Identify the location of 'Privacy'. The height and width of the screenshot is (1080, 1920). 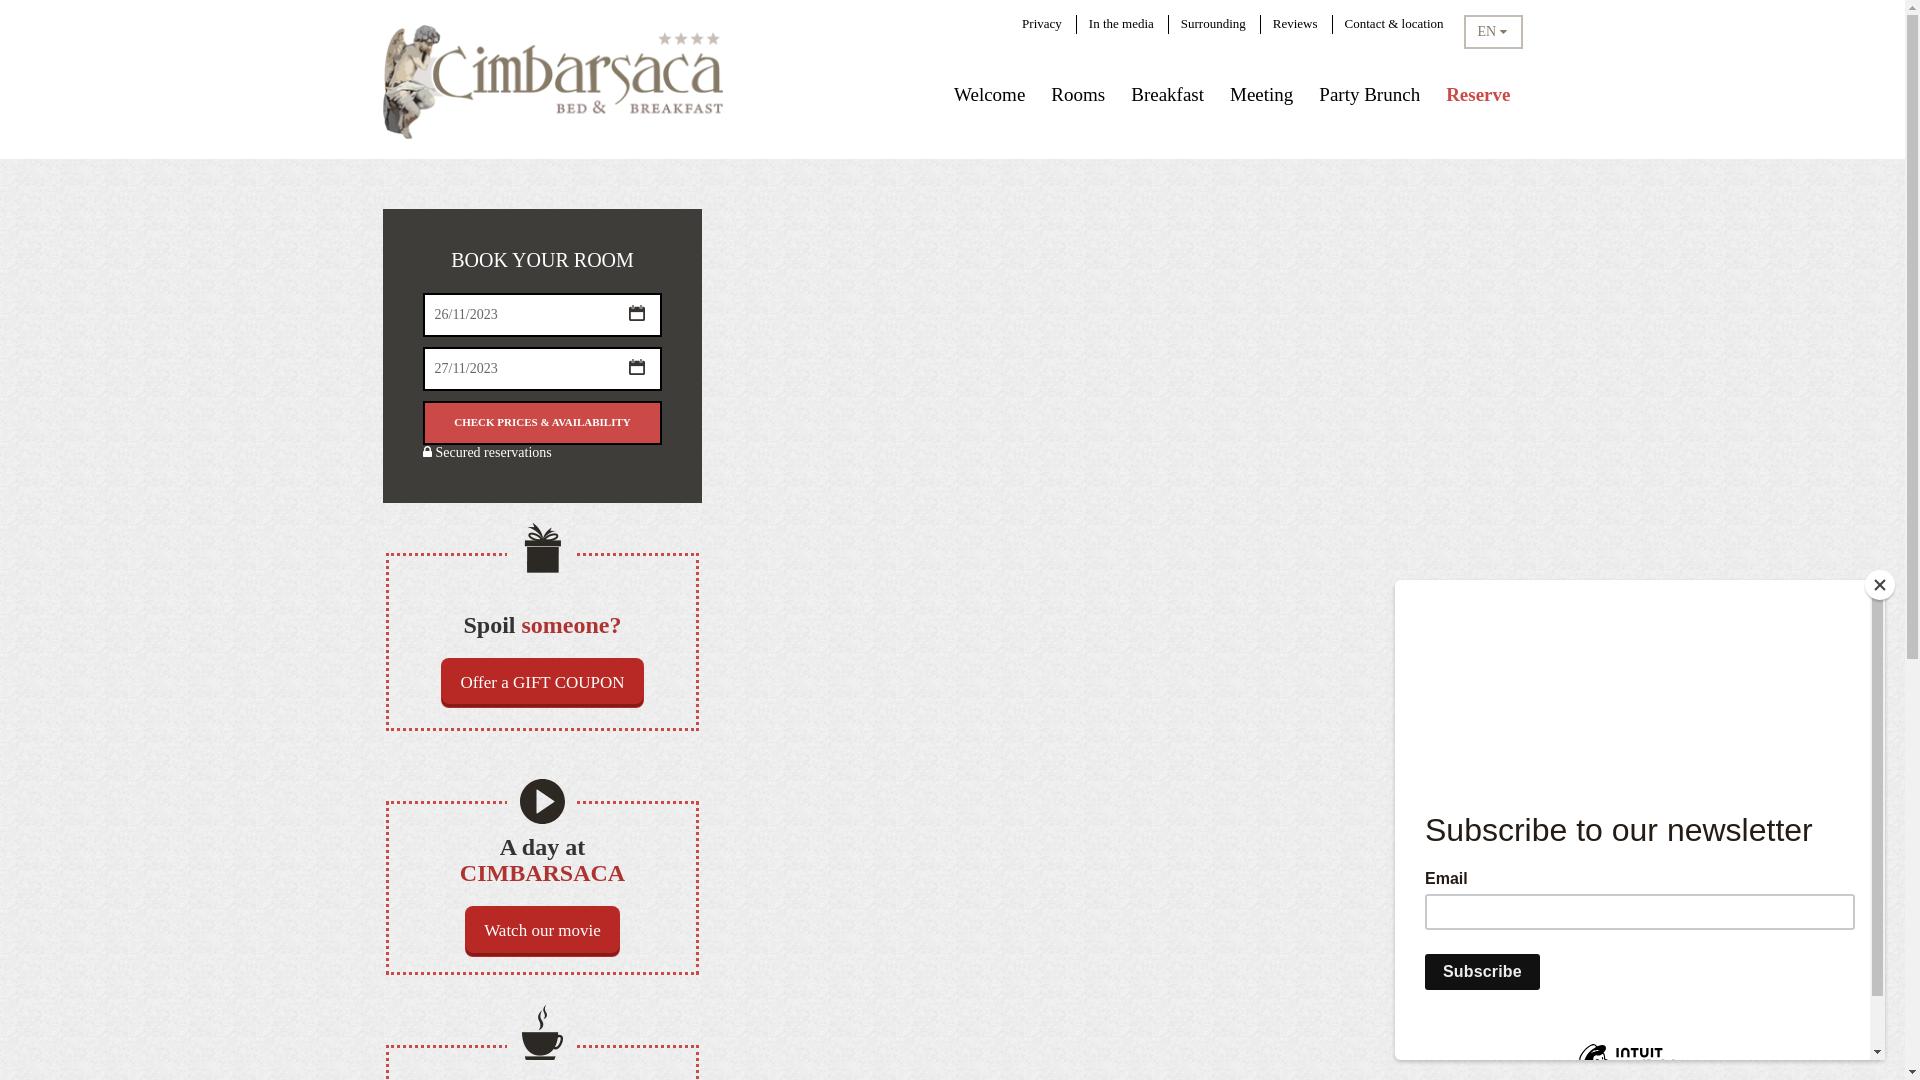
(1040, 24).